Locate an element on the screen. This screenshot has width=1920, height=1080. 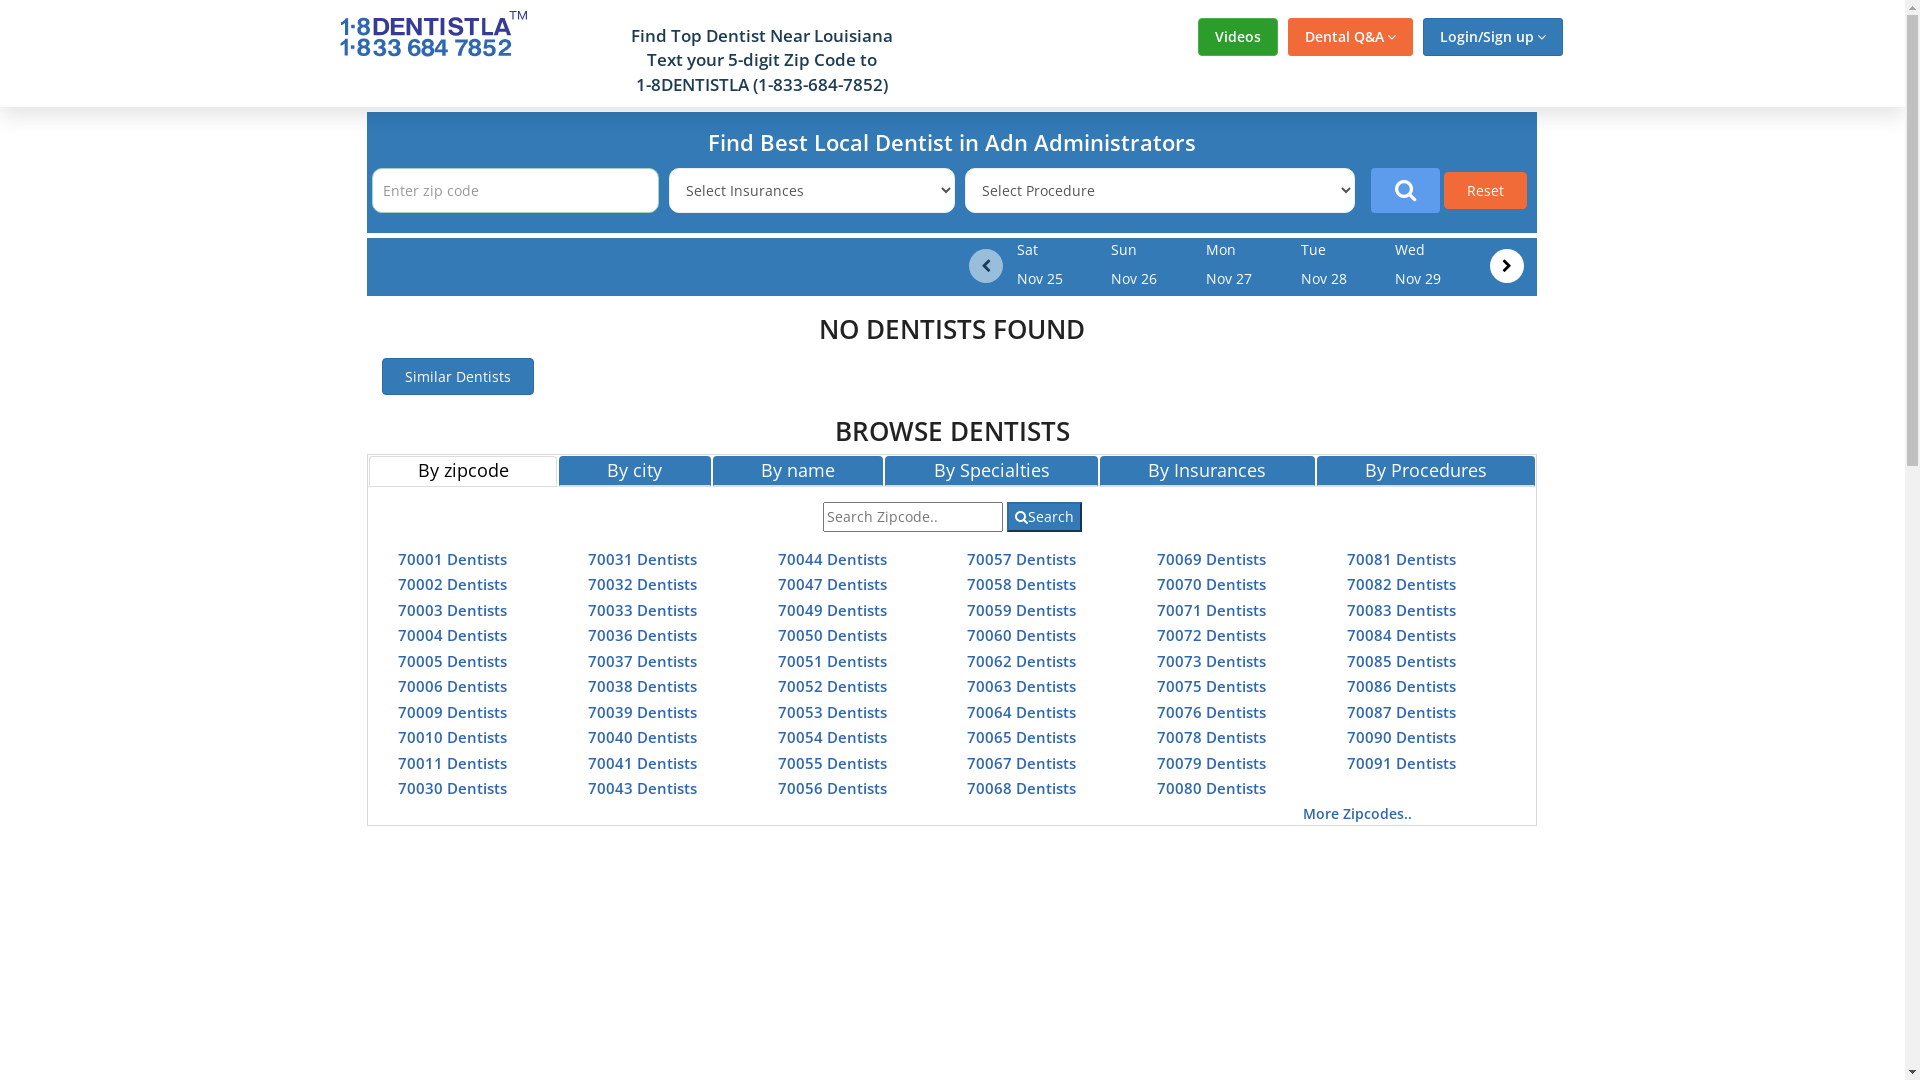
'70052 Dentists' is located at coordinates (776, 685).